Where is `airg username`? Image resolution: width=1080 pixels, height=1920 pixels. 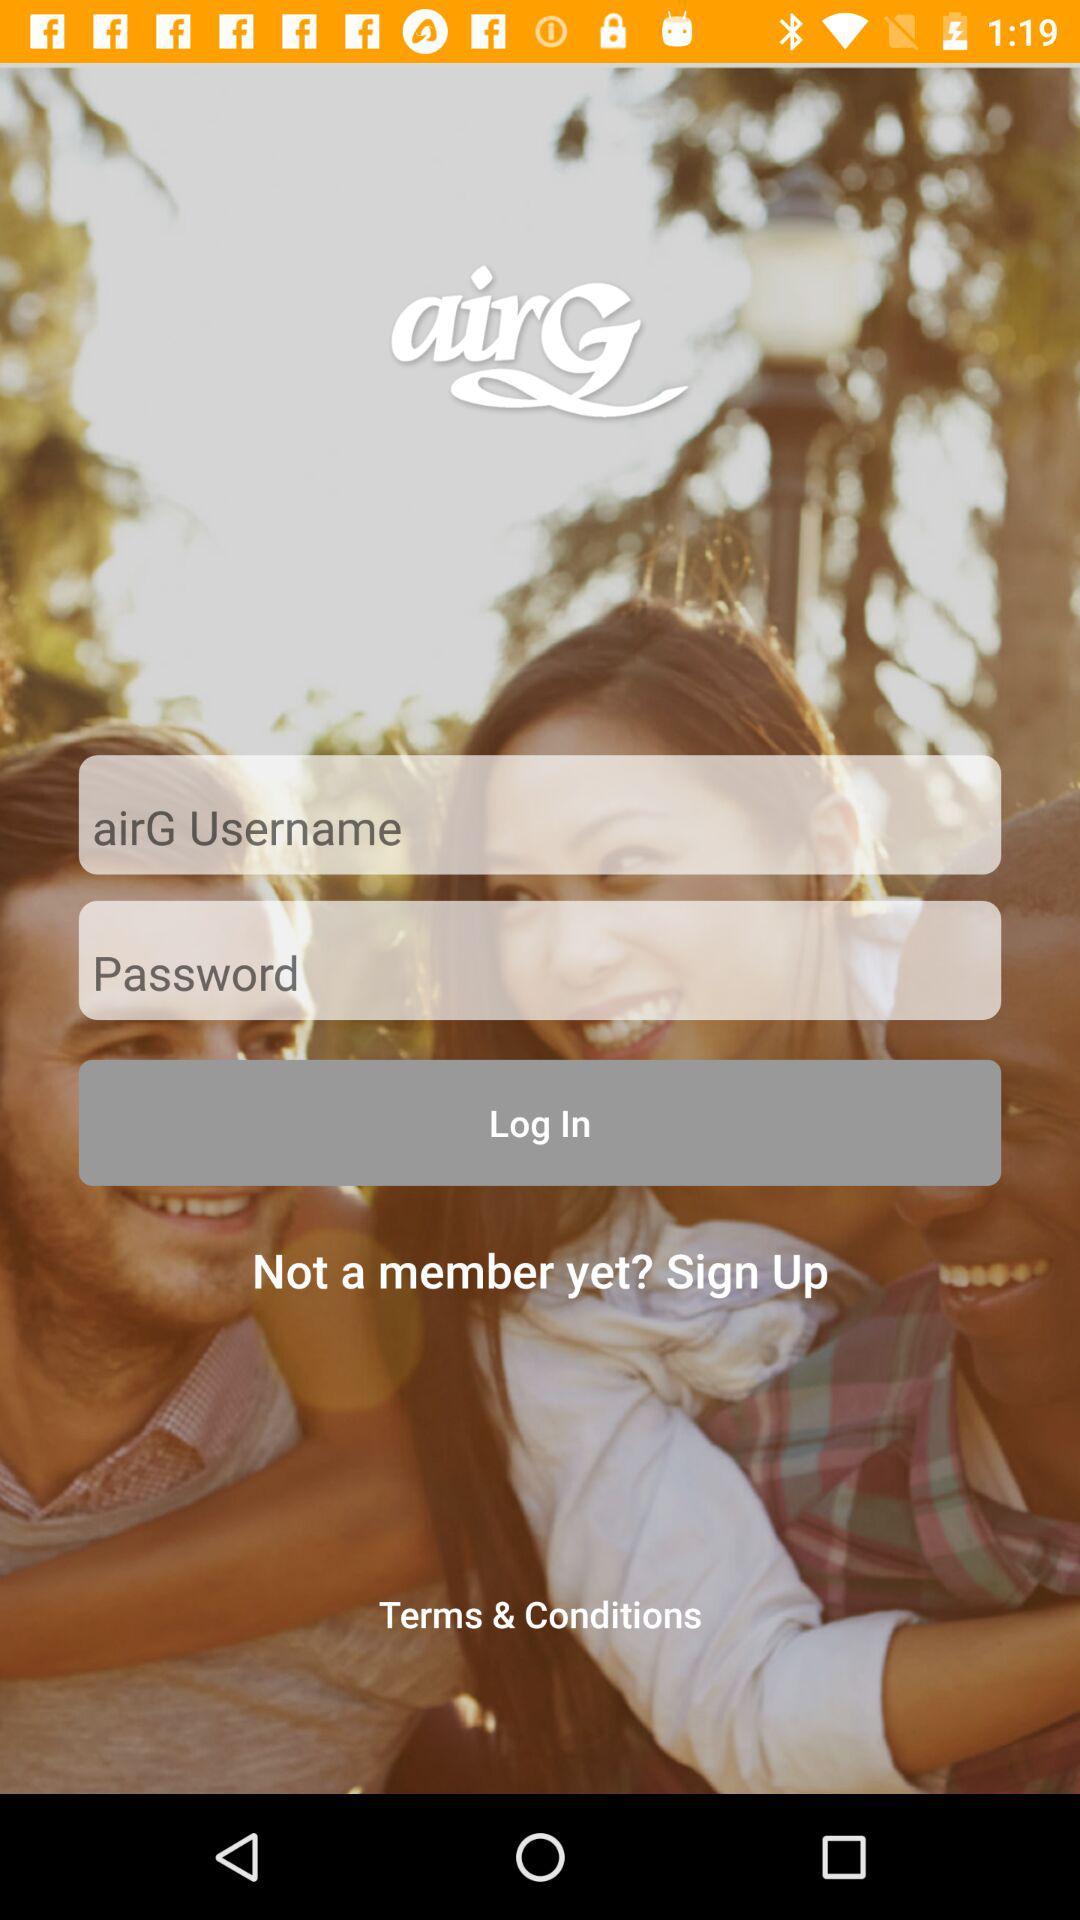
airg username is located at coordinates (540, 829).